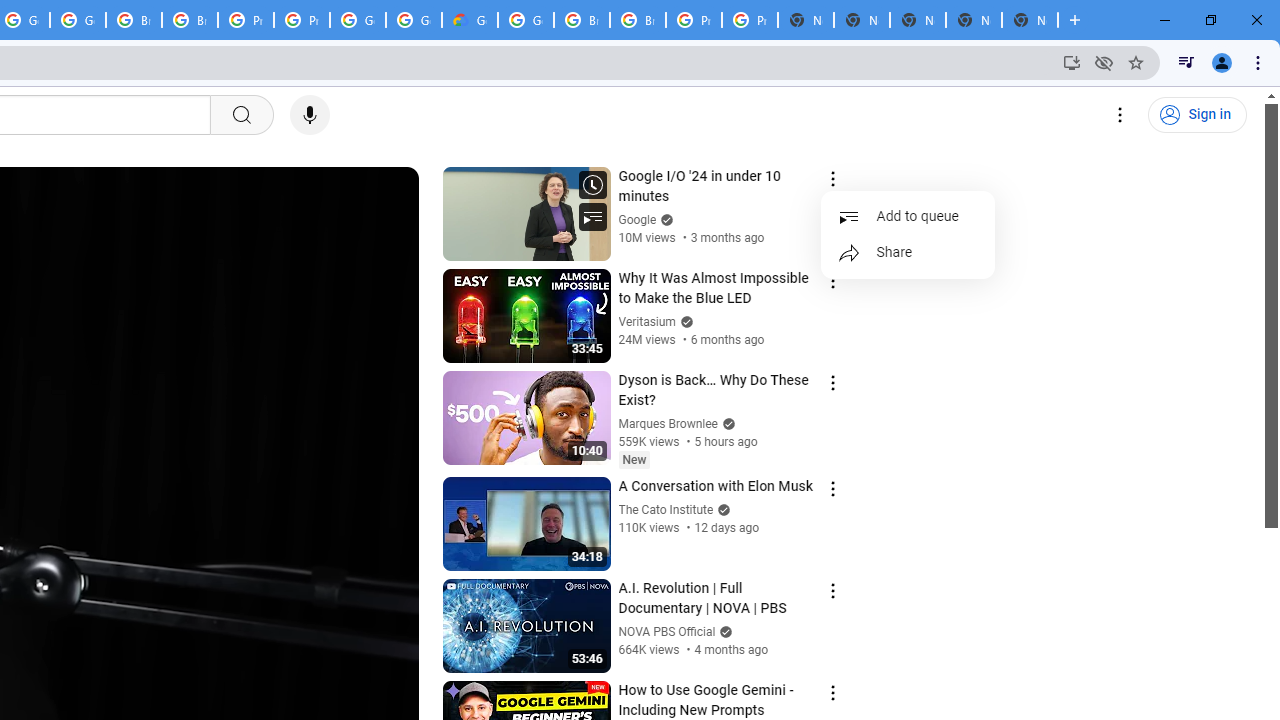  What do you see at coordinates (1185, 61) in the screenshot?
I see `'Control your music, videos, and more'` at bounding box center [1185, 61].